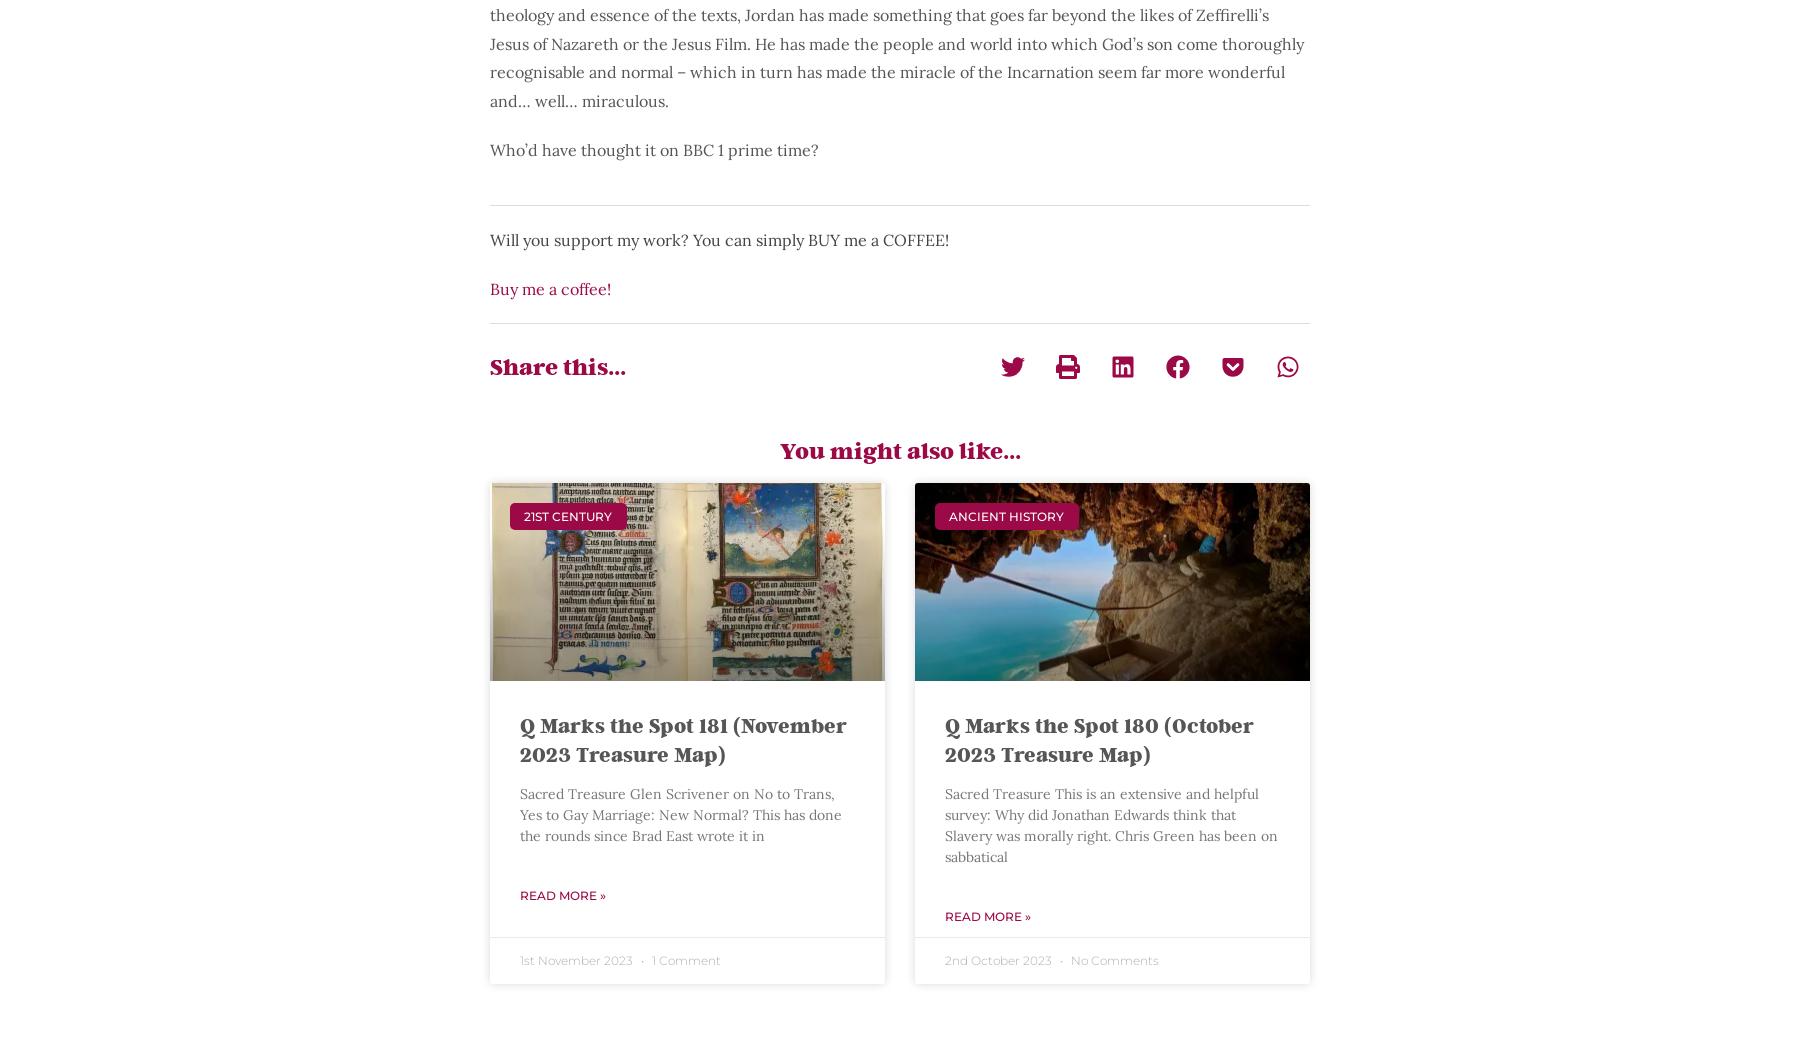 The image size is (1800, 1046). What do you see at coordinates (684, 959) in the screenshot?
I see `'1 Comment'` at bounding box center [684, 959].